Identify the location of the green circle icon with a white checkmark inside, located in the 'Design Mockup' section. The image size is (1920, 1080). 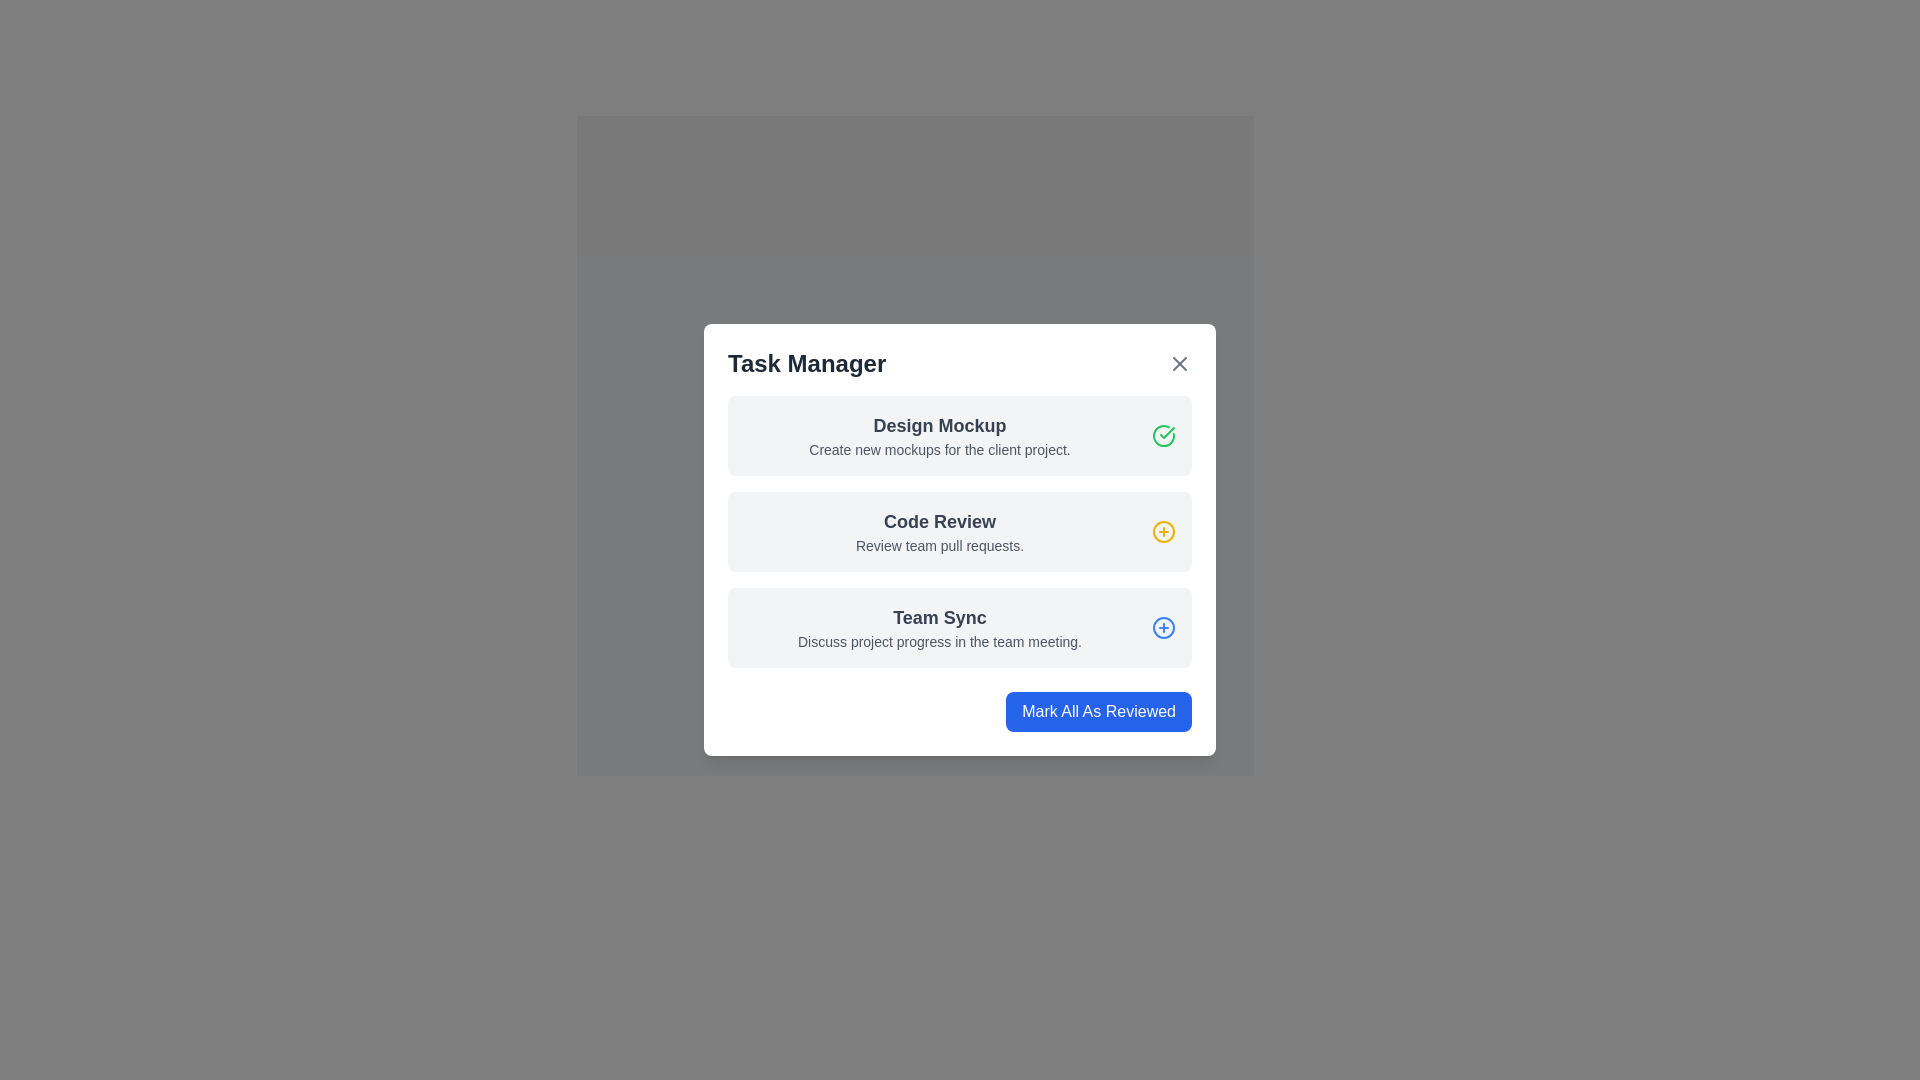
(1163, 434).